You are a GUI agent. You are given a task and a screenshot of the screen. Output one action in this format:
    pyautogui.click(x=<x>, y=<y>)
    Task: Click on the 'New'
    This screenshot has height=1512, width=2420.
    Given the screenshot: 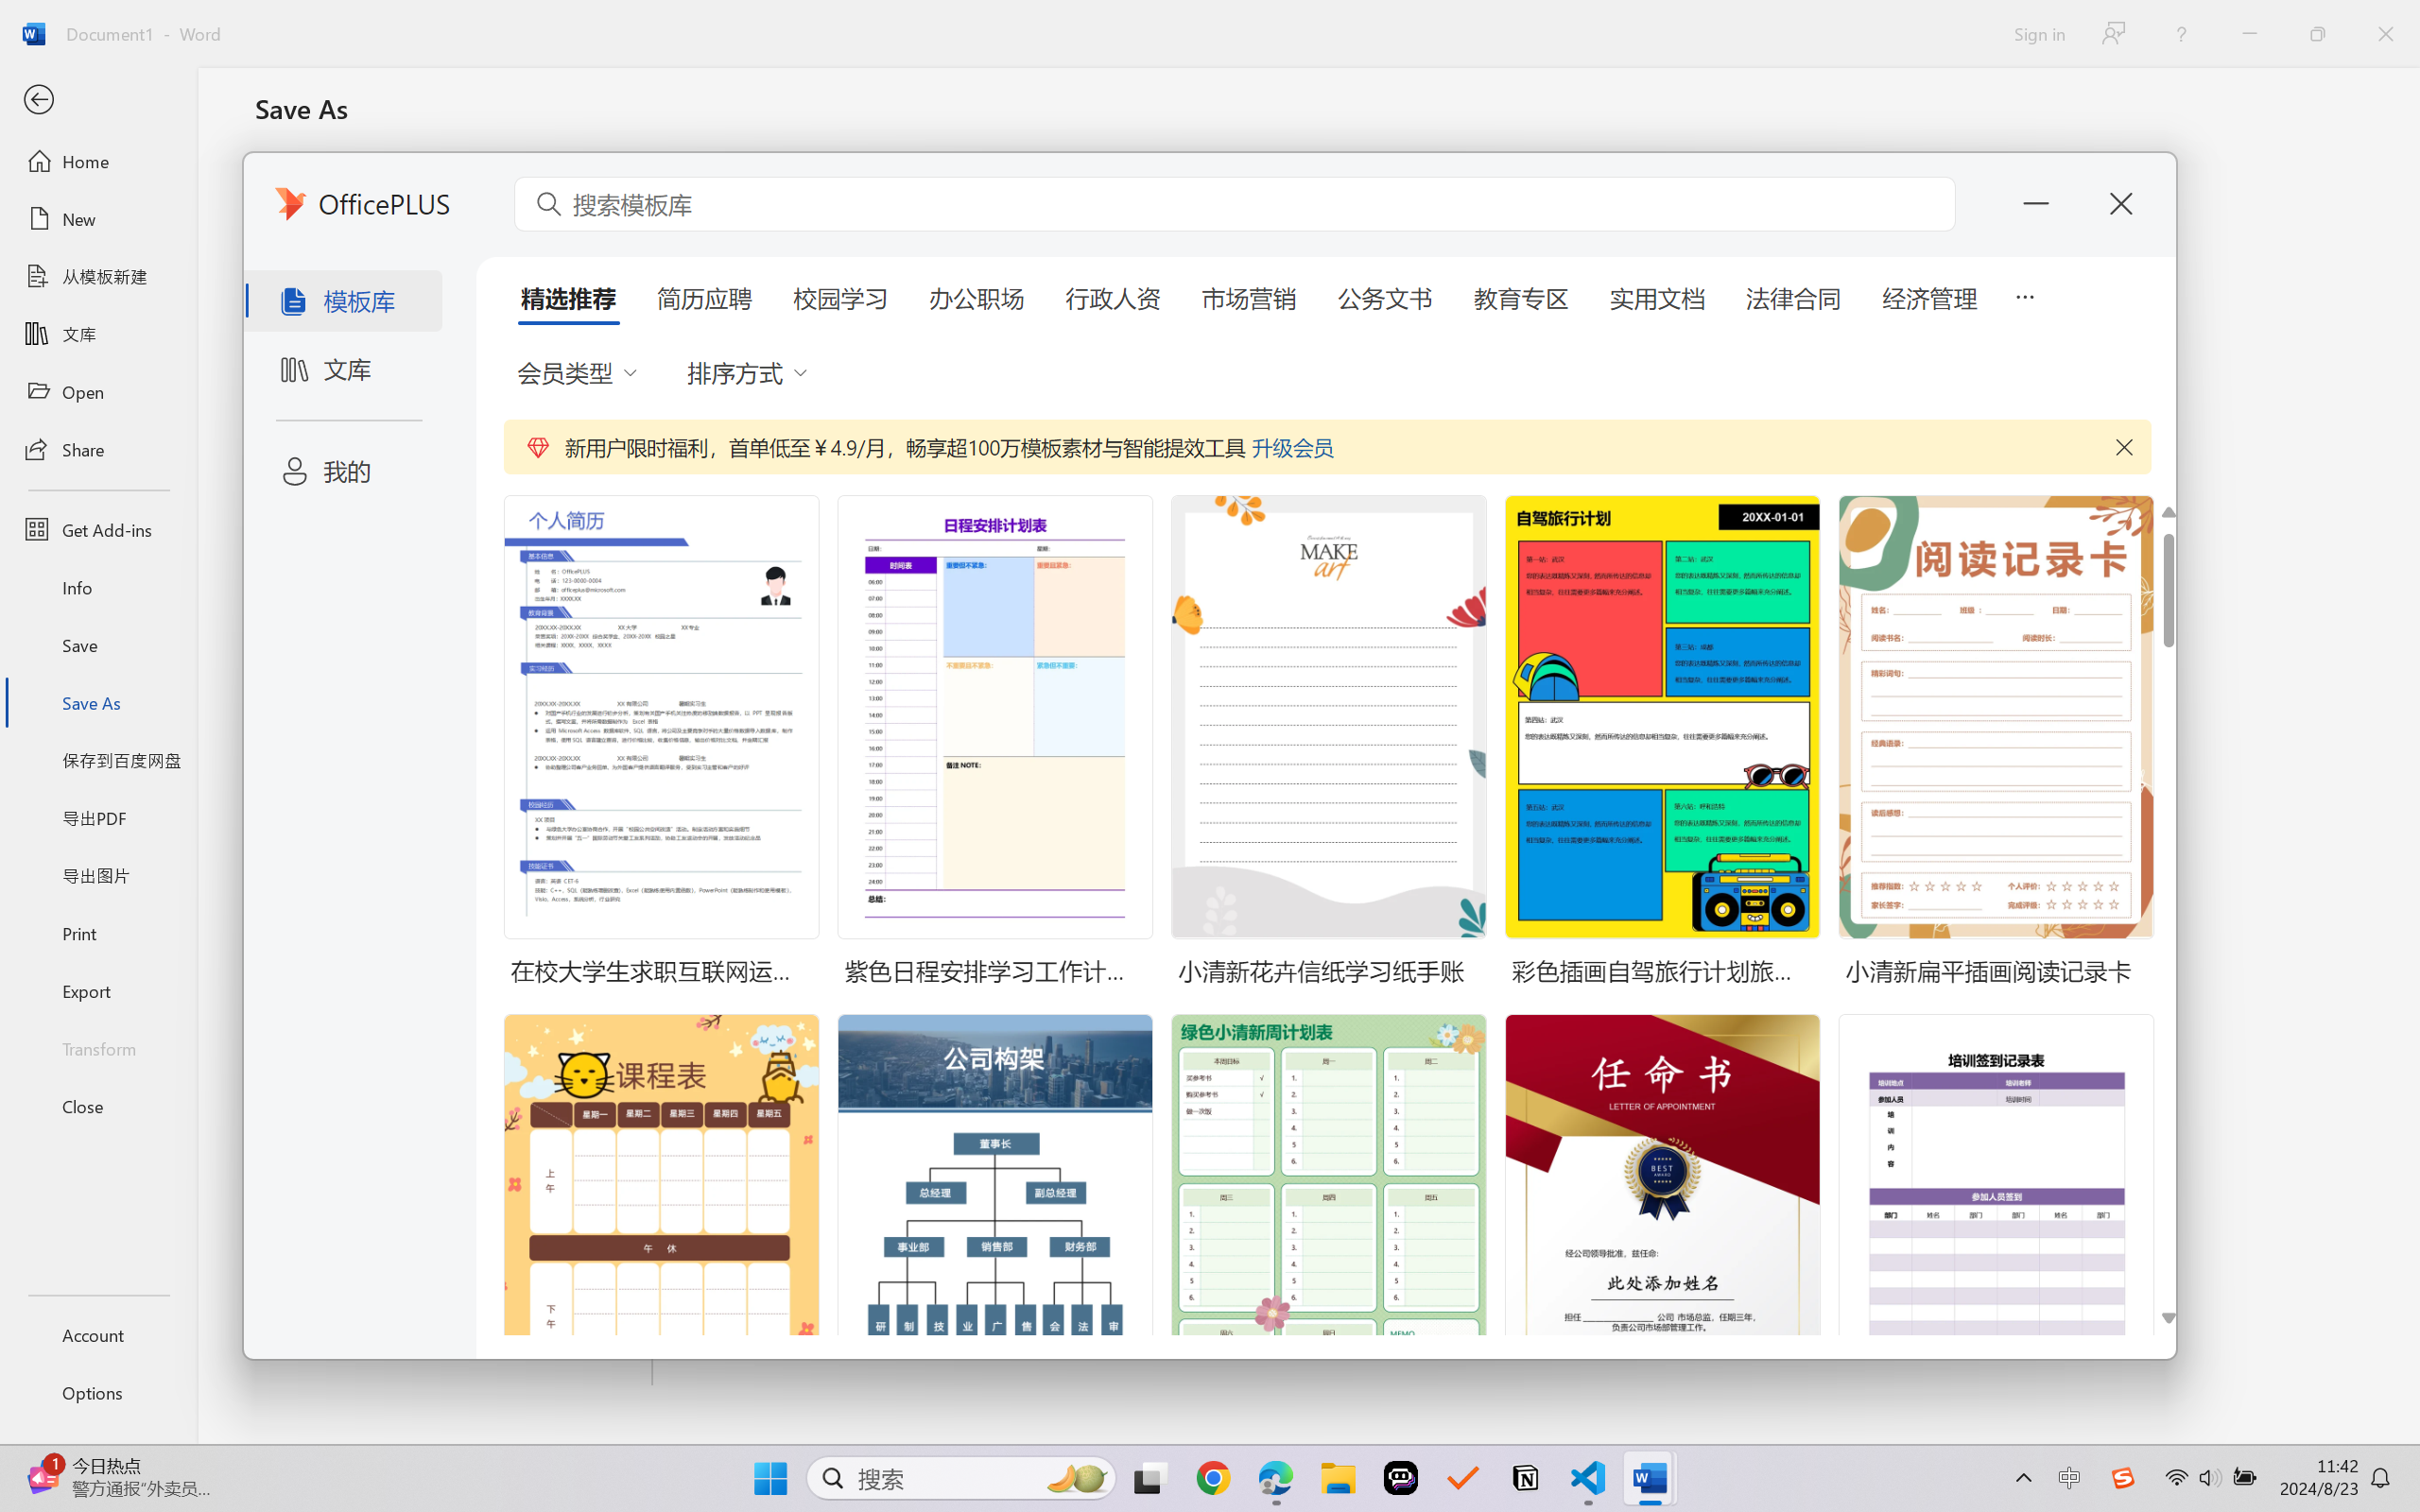 What is the action you would take?
    pyautogui.click(x=97, y=217)
    